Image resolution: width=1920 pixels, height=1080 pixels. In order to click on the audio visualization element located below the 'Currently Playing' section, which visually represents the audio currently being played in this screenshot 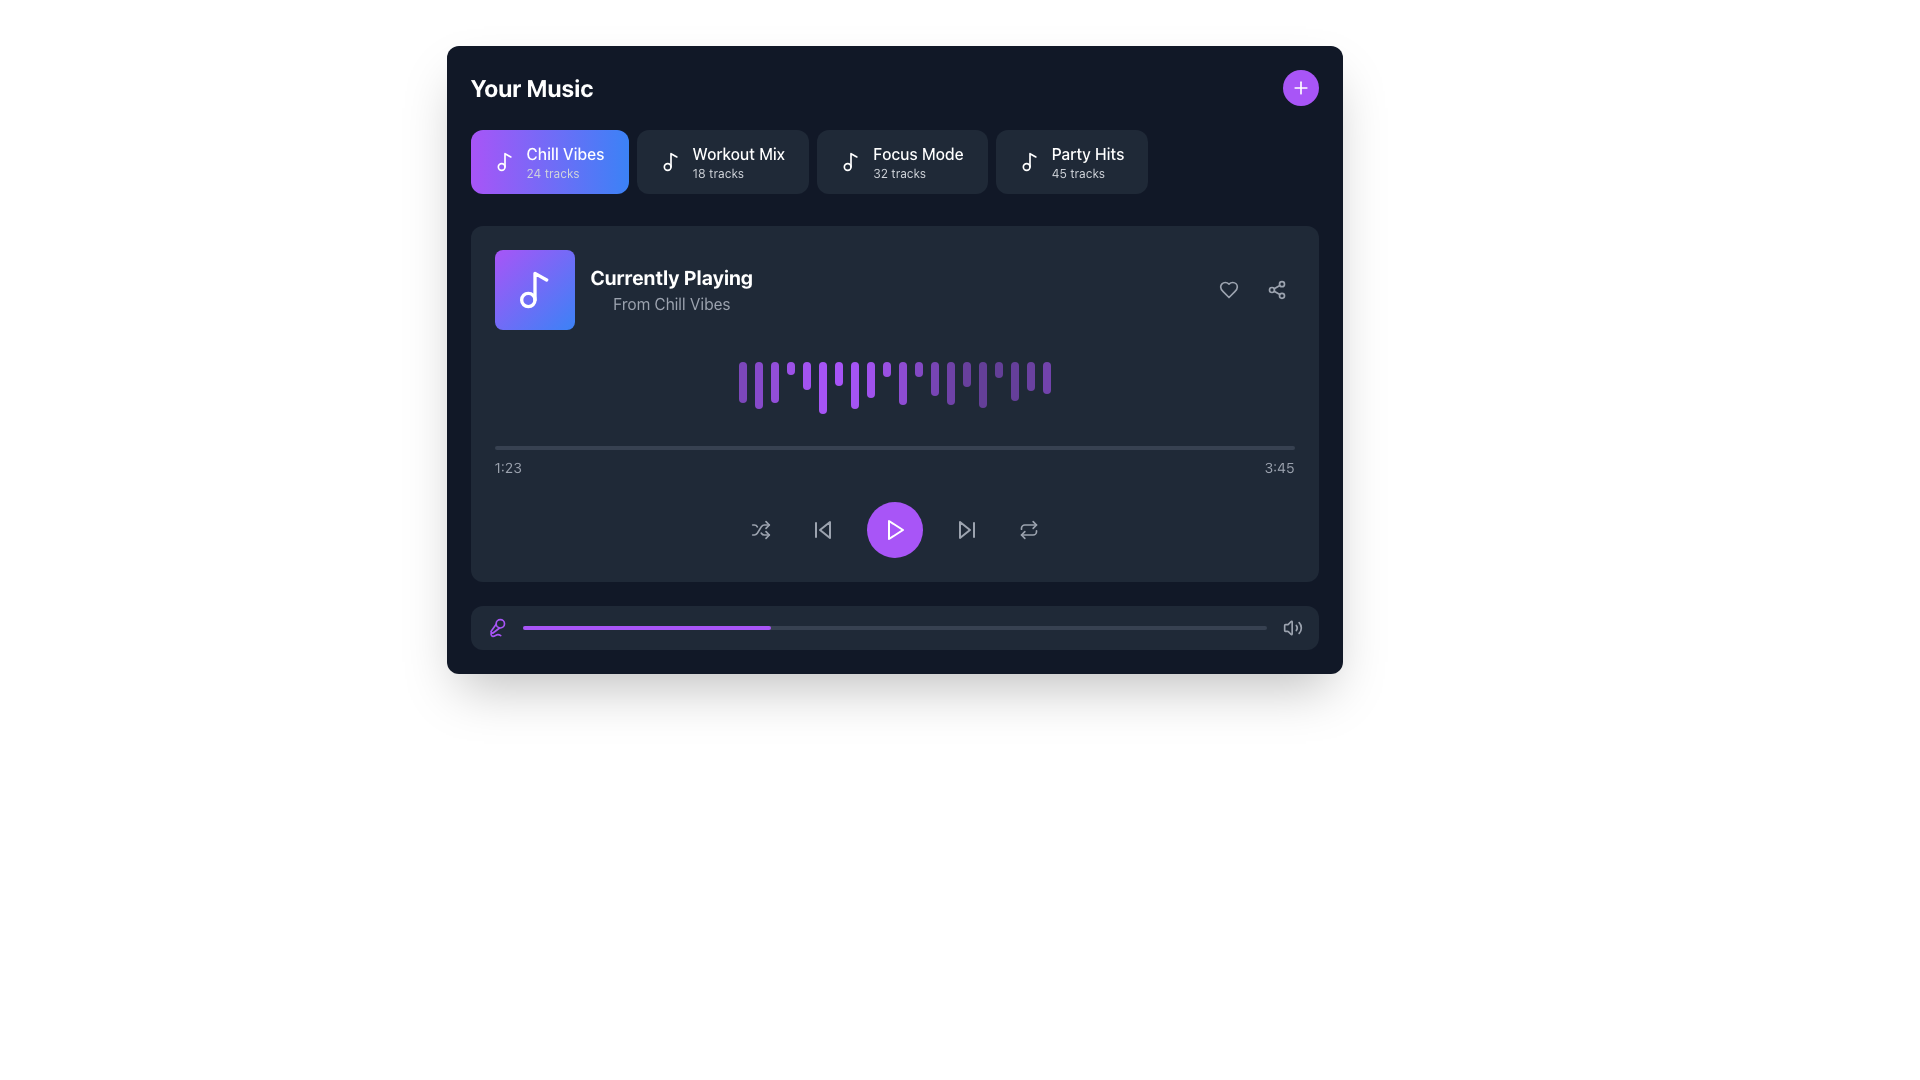, I will do `click(893, 388)`.